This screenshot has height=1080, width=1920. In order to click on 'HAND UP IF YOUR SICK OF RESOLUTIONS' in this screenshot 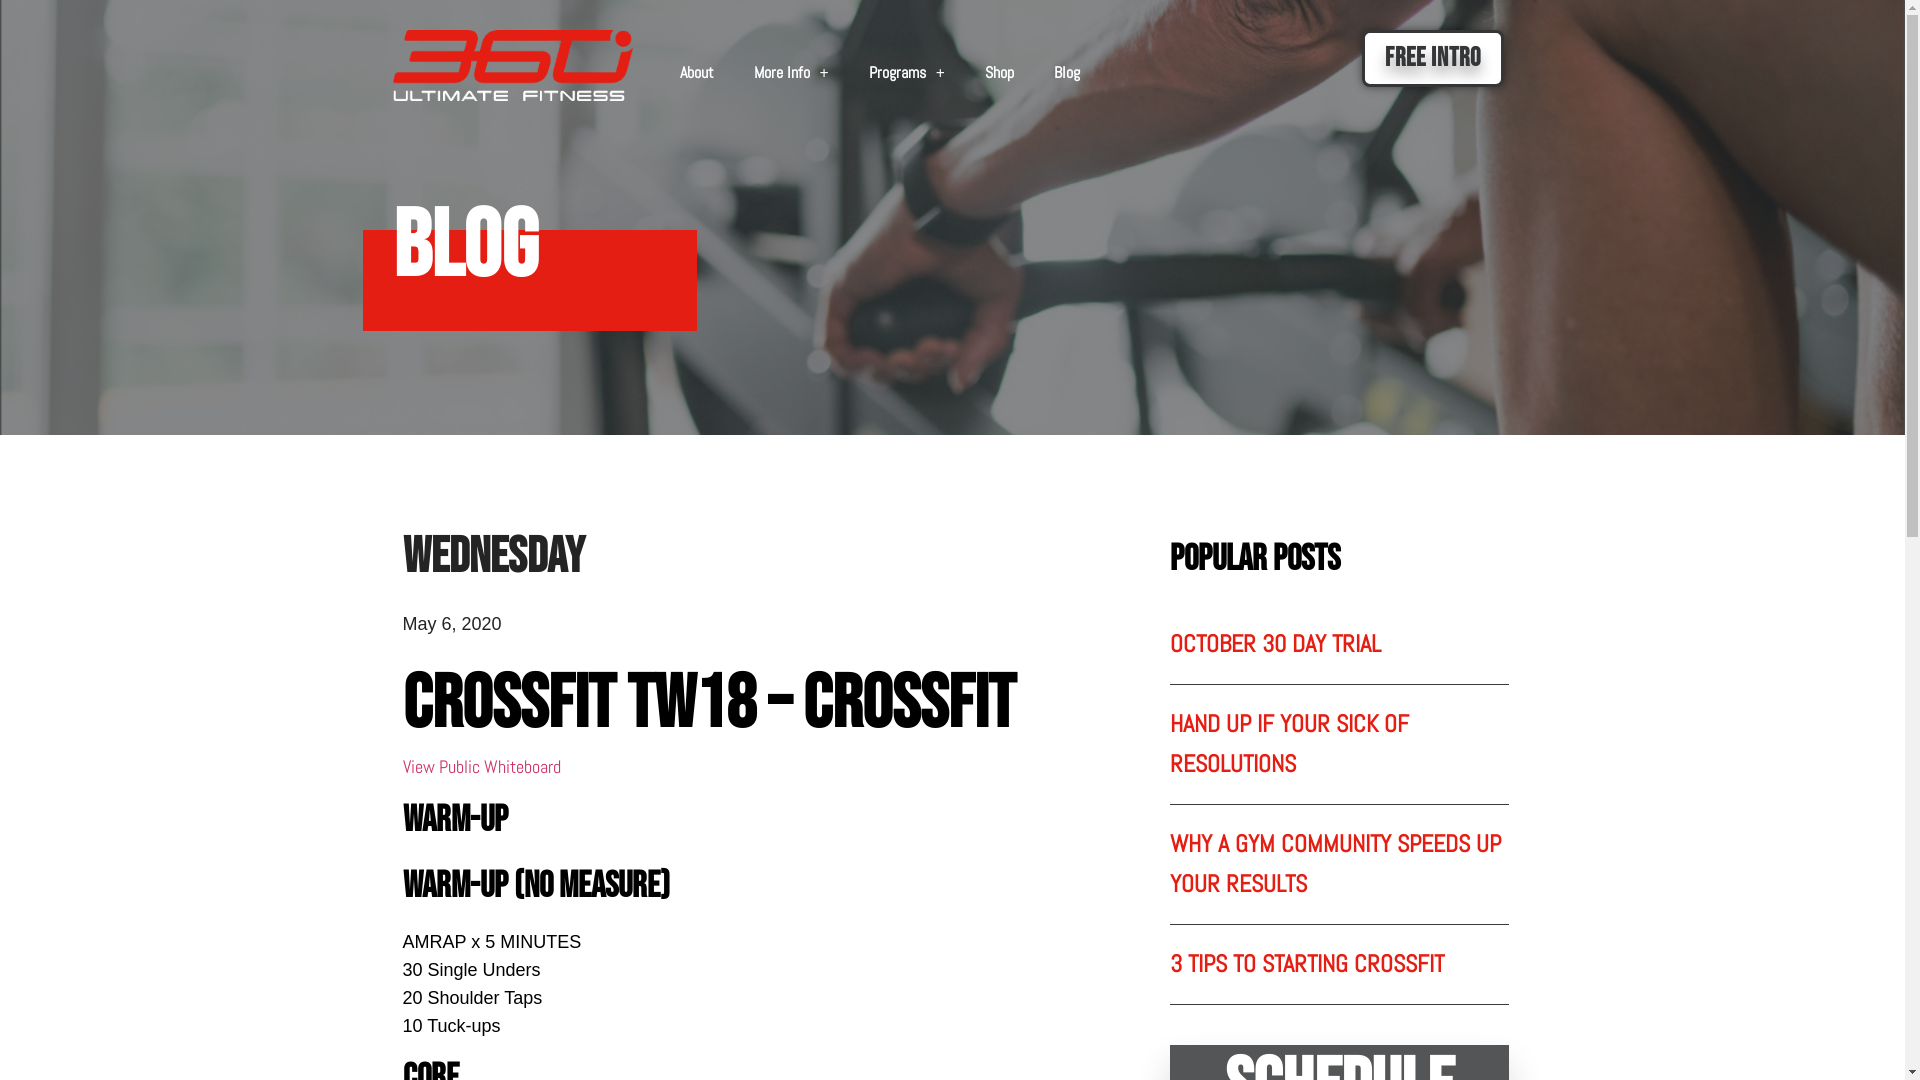, I will do `click(1289, 743)`.